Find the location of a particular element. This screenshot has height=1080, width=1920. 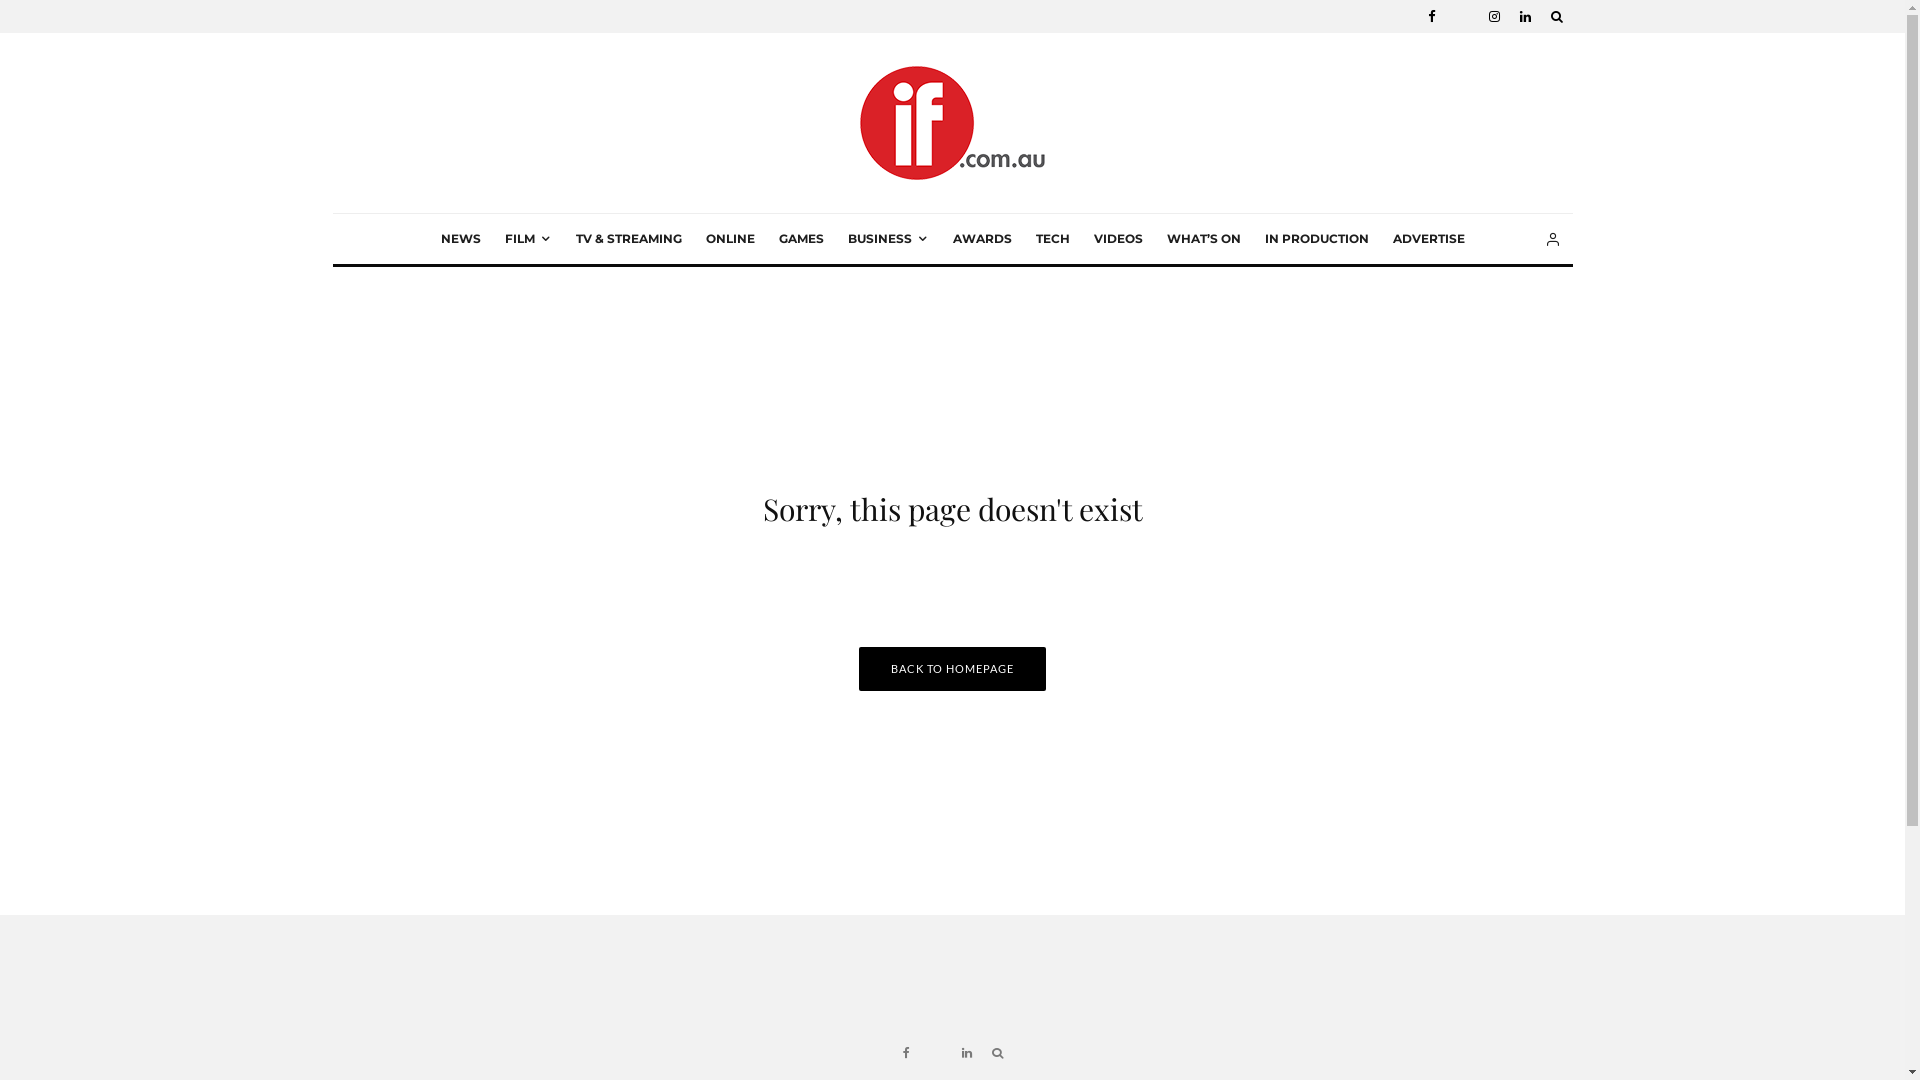

'VIDEOS' is located at coordinates (1117, 238).